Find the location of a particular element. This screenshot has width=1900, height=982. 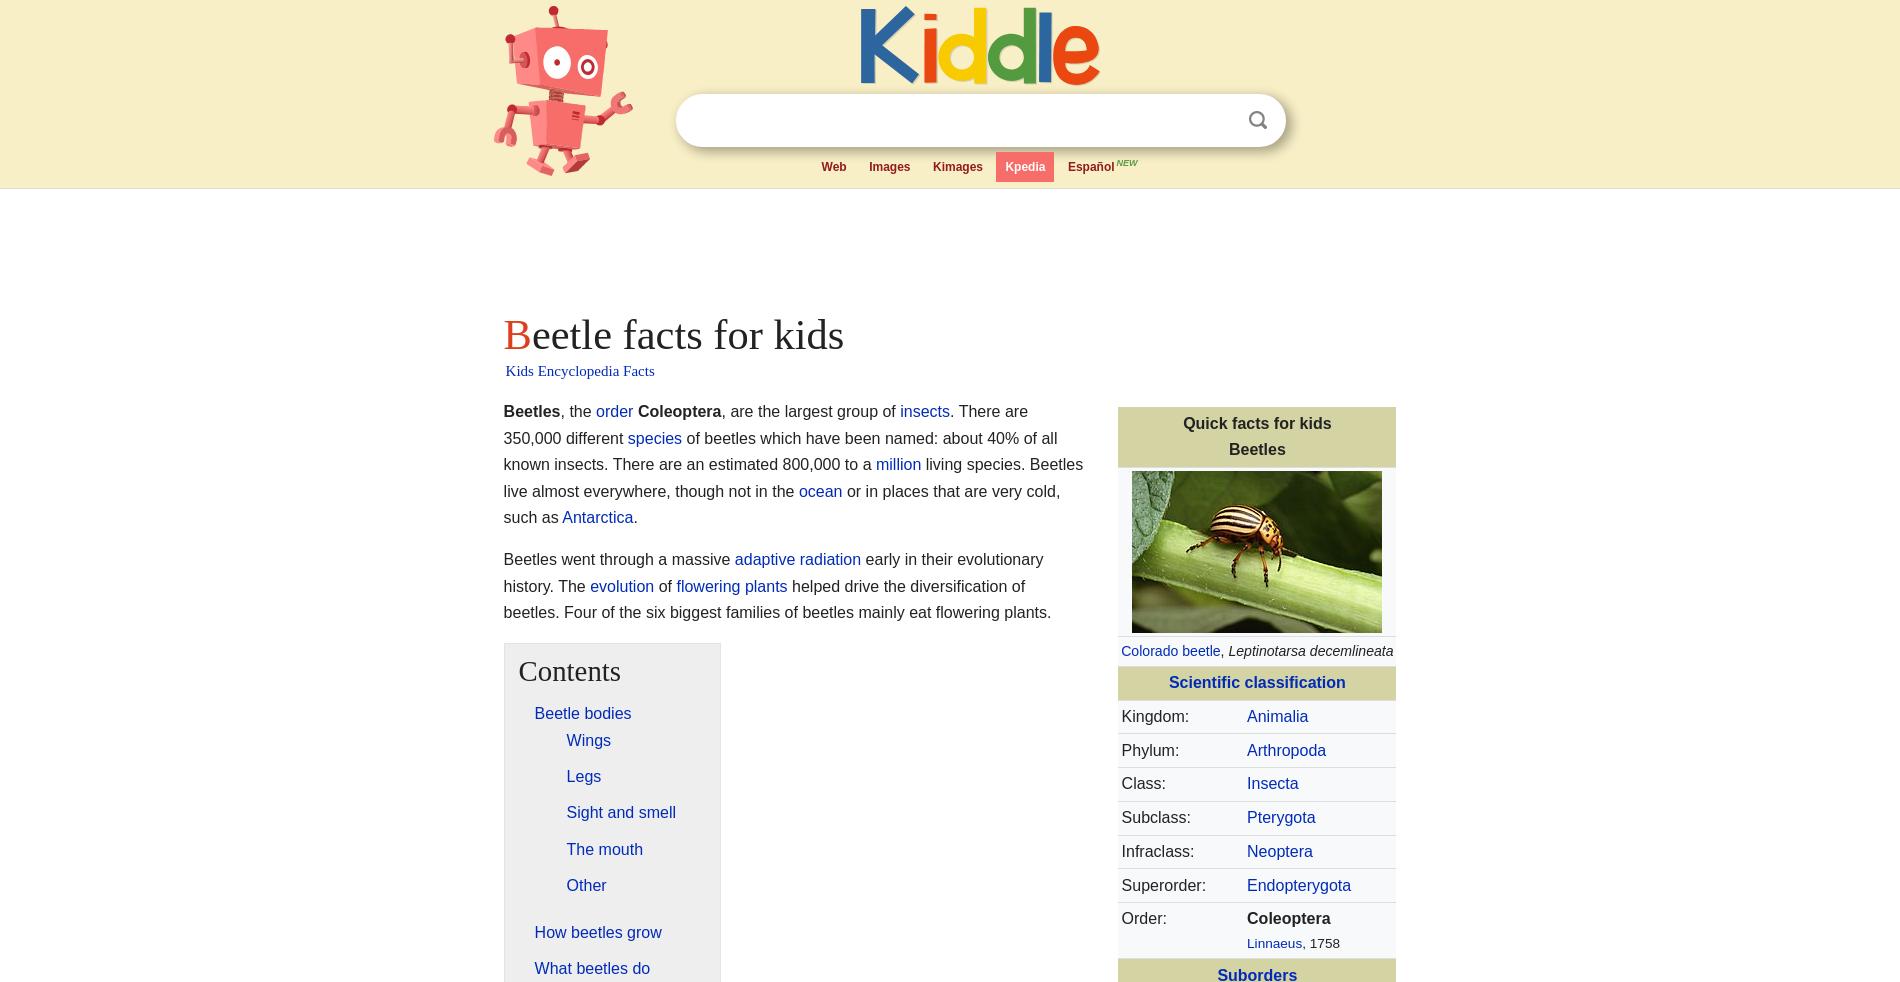

'Quick facts for kids' is located at coordinates (1256, 422).